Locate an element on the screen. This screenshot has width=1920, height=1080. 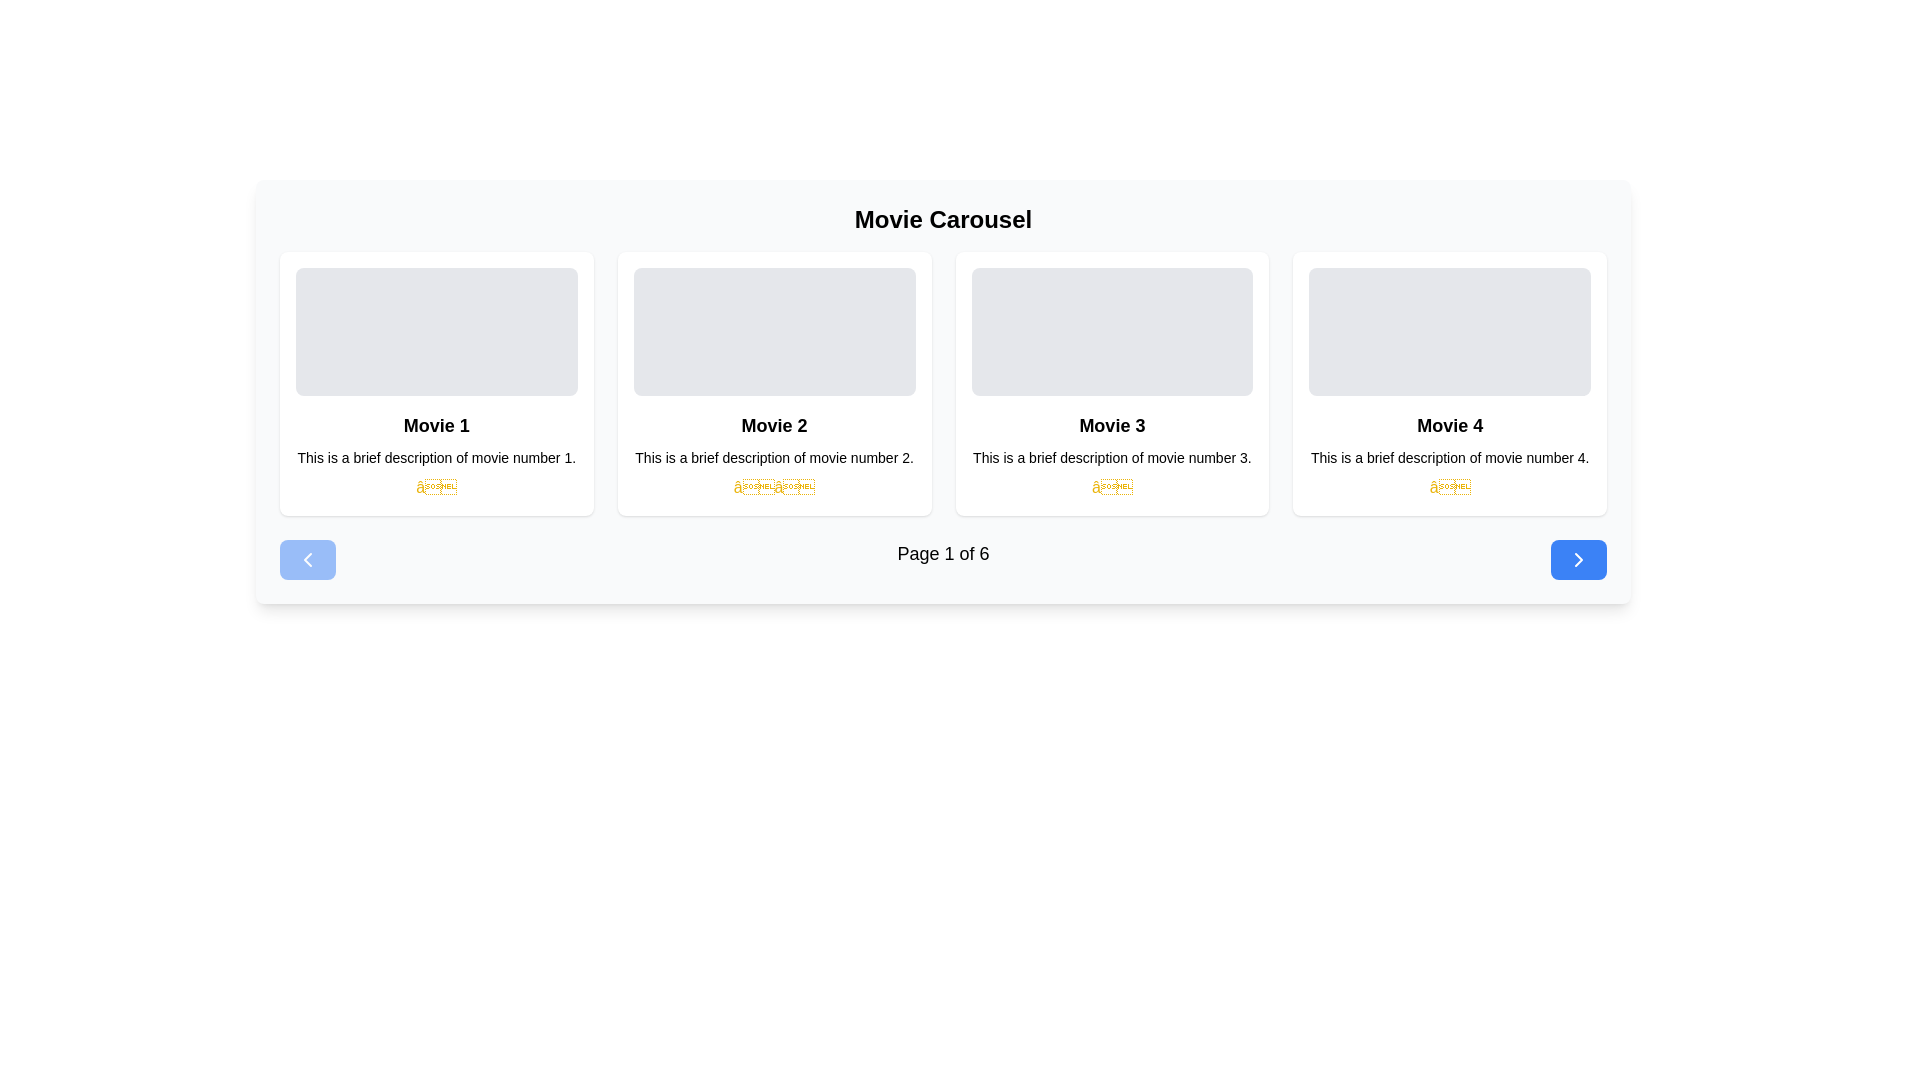
text content of the descriptive summary label for the movie 'Movie 4' located within the fourth item of the carousel view, positioned directly below the title is located at coordinates (1450, 458).